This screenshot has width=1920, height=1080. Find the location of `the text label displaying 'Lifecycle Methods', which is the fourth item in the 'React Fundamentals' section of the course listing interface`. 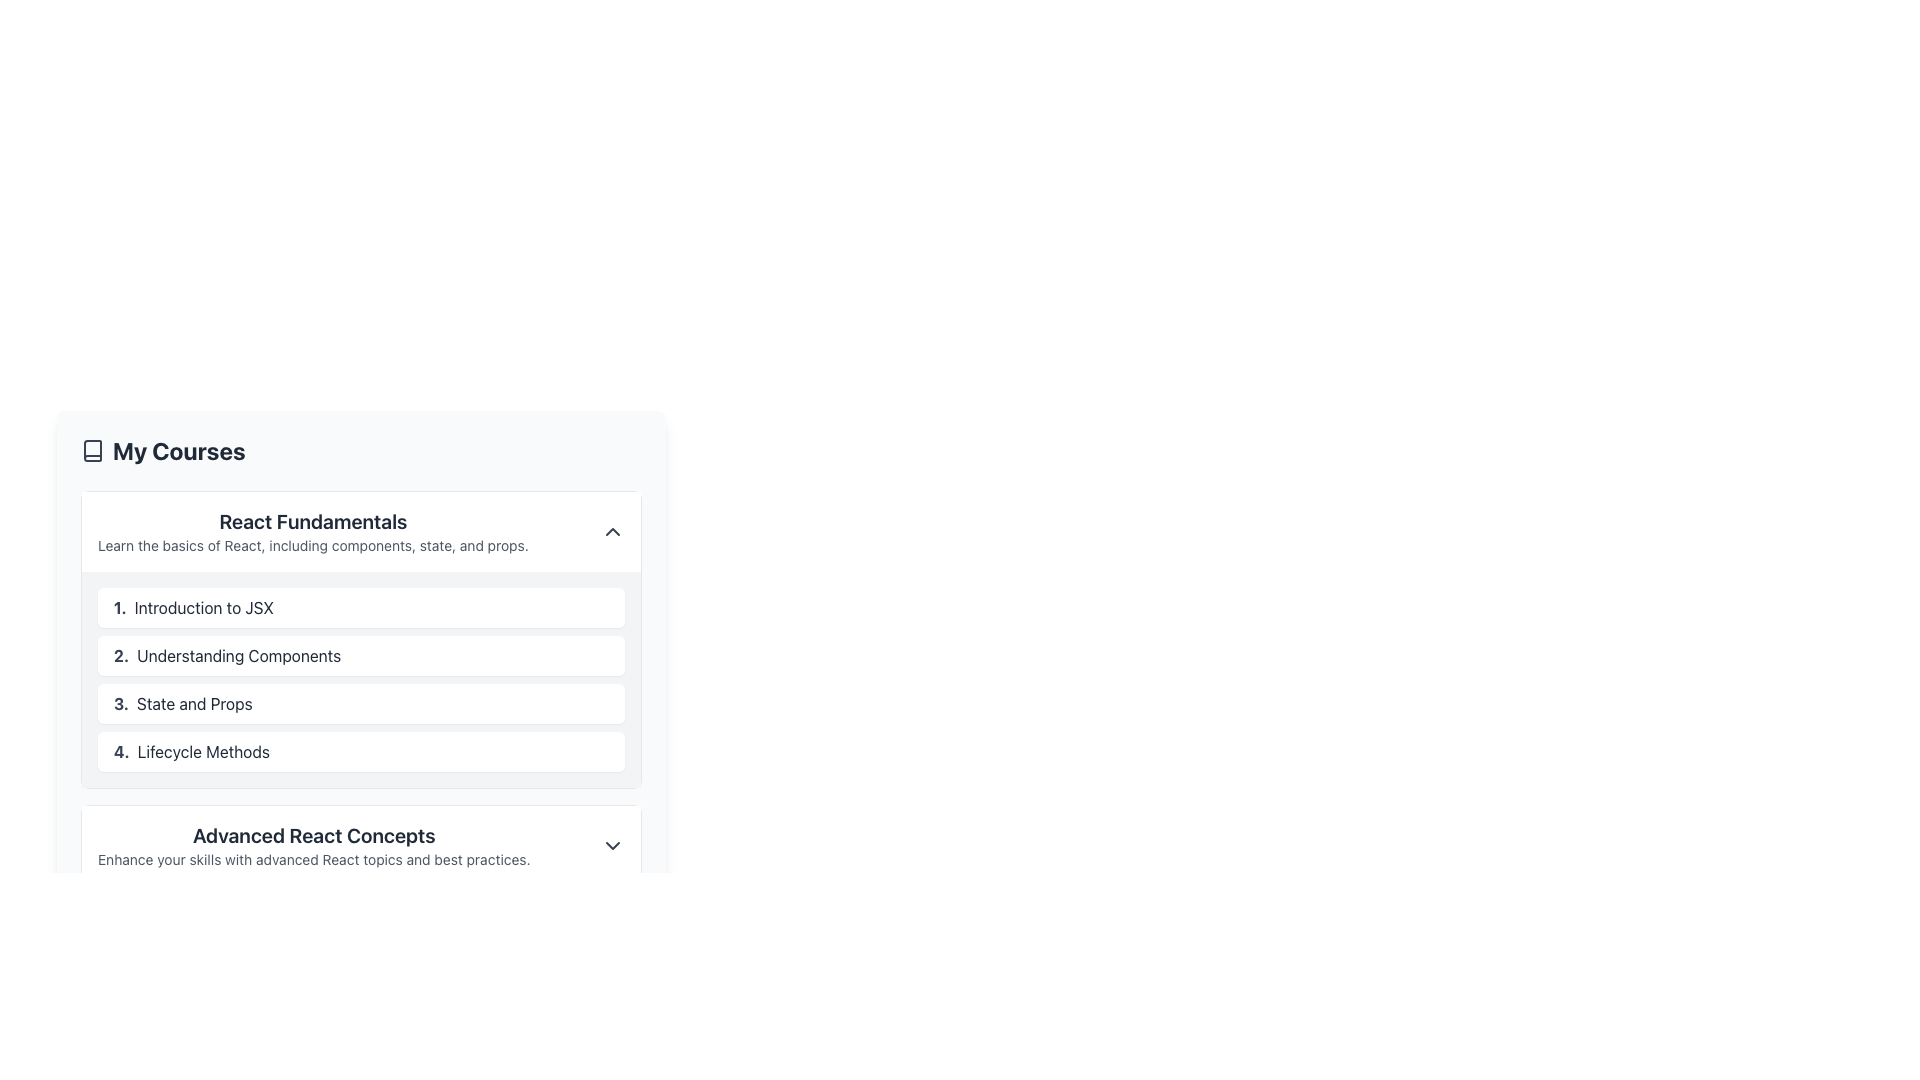

the text label displaying 'Lifecycle Methods', which is the fourth item in the 'React Fundamentals' section of the course listing interface is located at coordinates (203, 752).